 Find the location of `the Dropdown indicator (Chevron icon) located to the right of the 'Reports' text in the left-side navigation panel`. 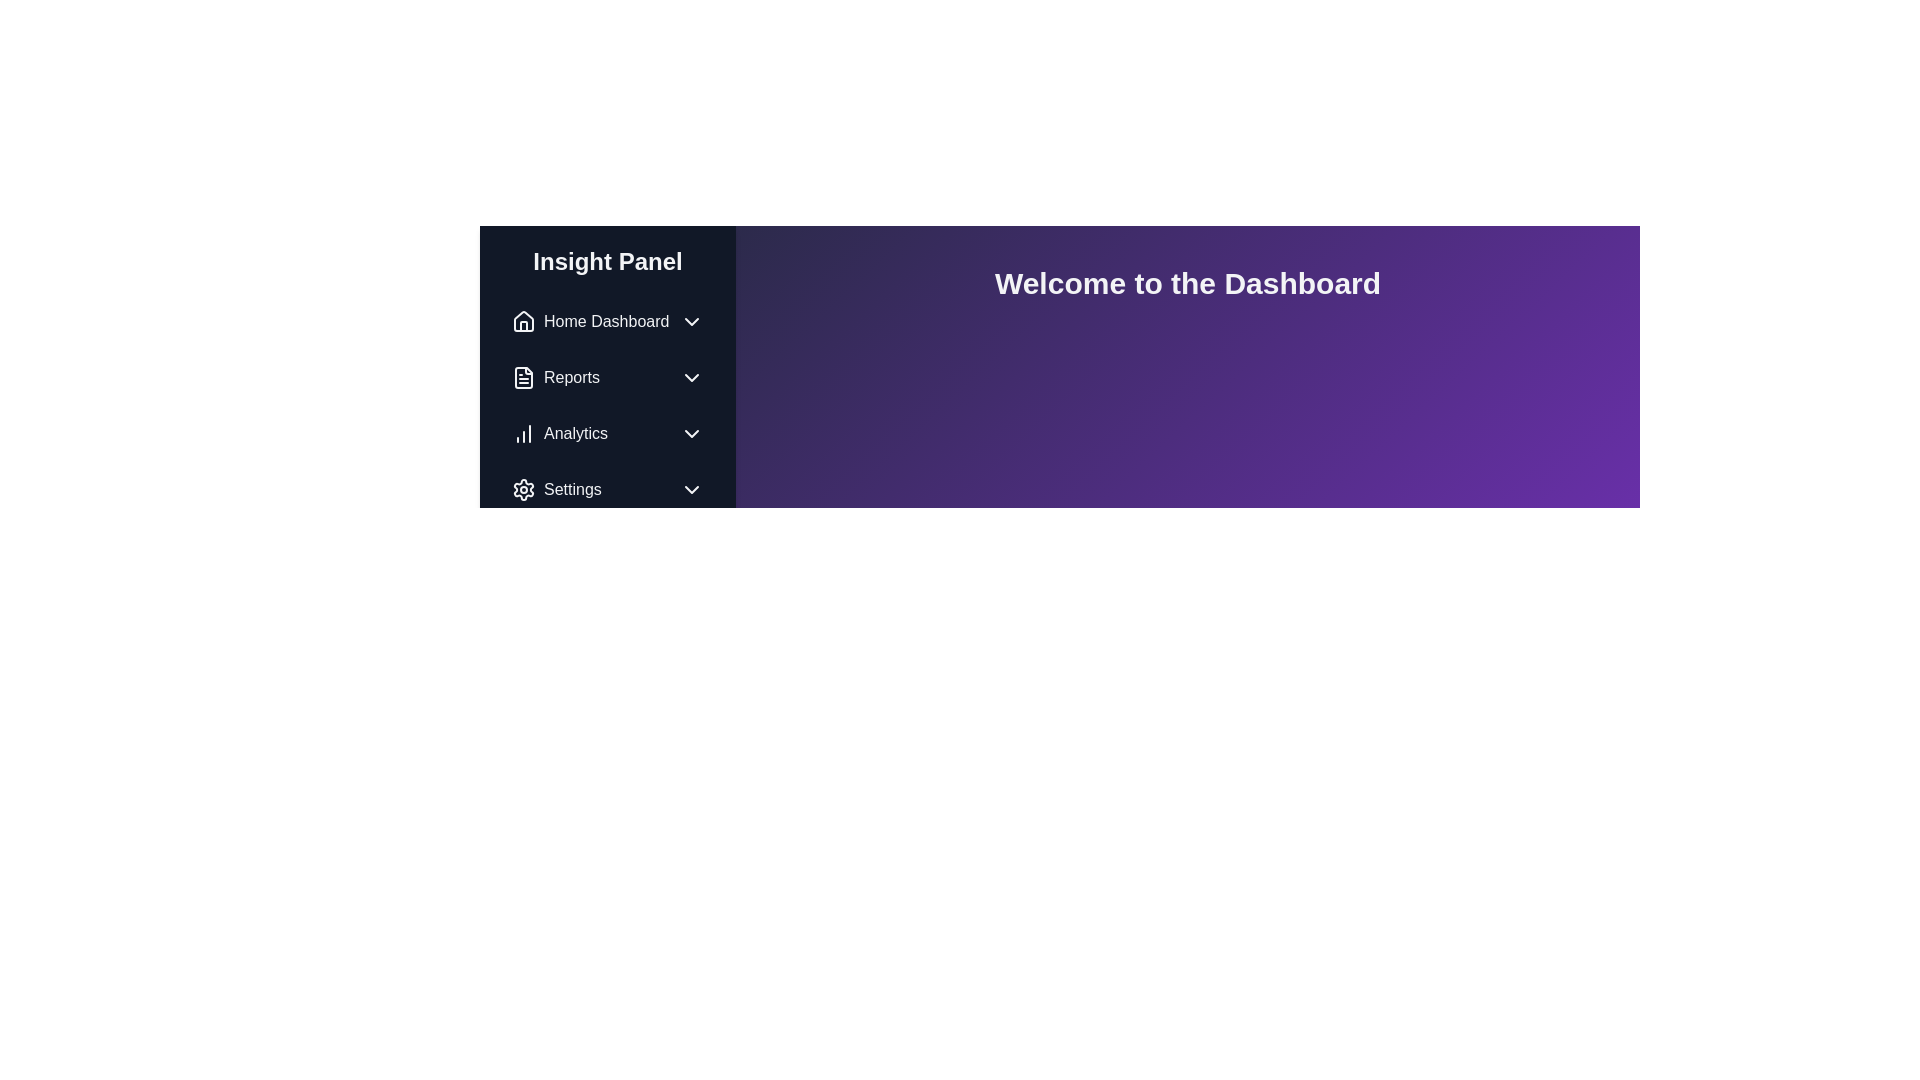

the Dropdown indicator (Chevron icon) located to the right of the 'Reports' text in the left-side navigation panel is located at coordinates (691, 378).